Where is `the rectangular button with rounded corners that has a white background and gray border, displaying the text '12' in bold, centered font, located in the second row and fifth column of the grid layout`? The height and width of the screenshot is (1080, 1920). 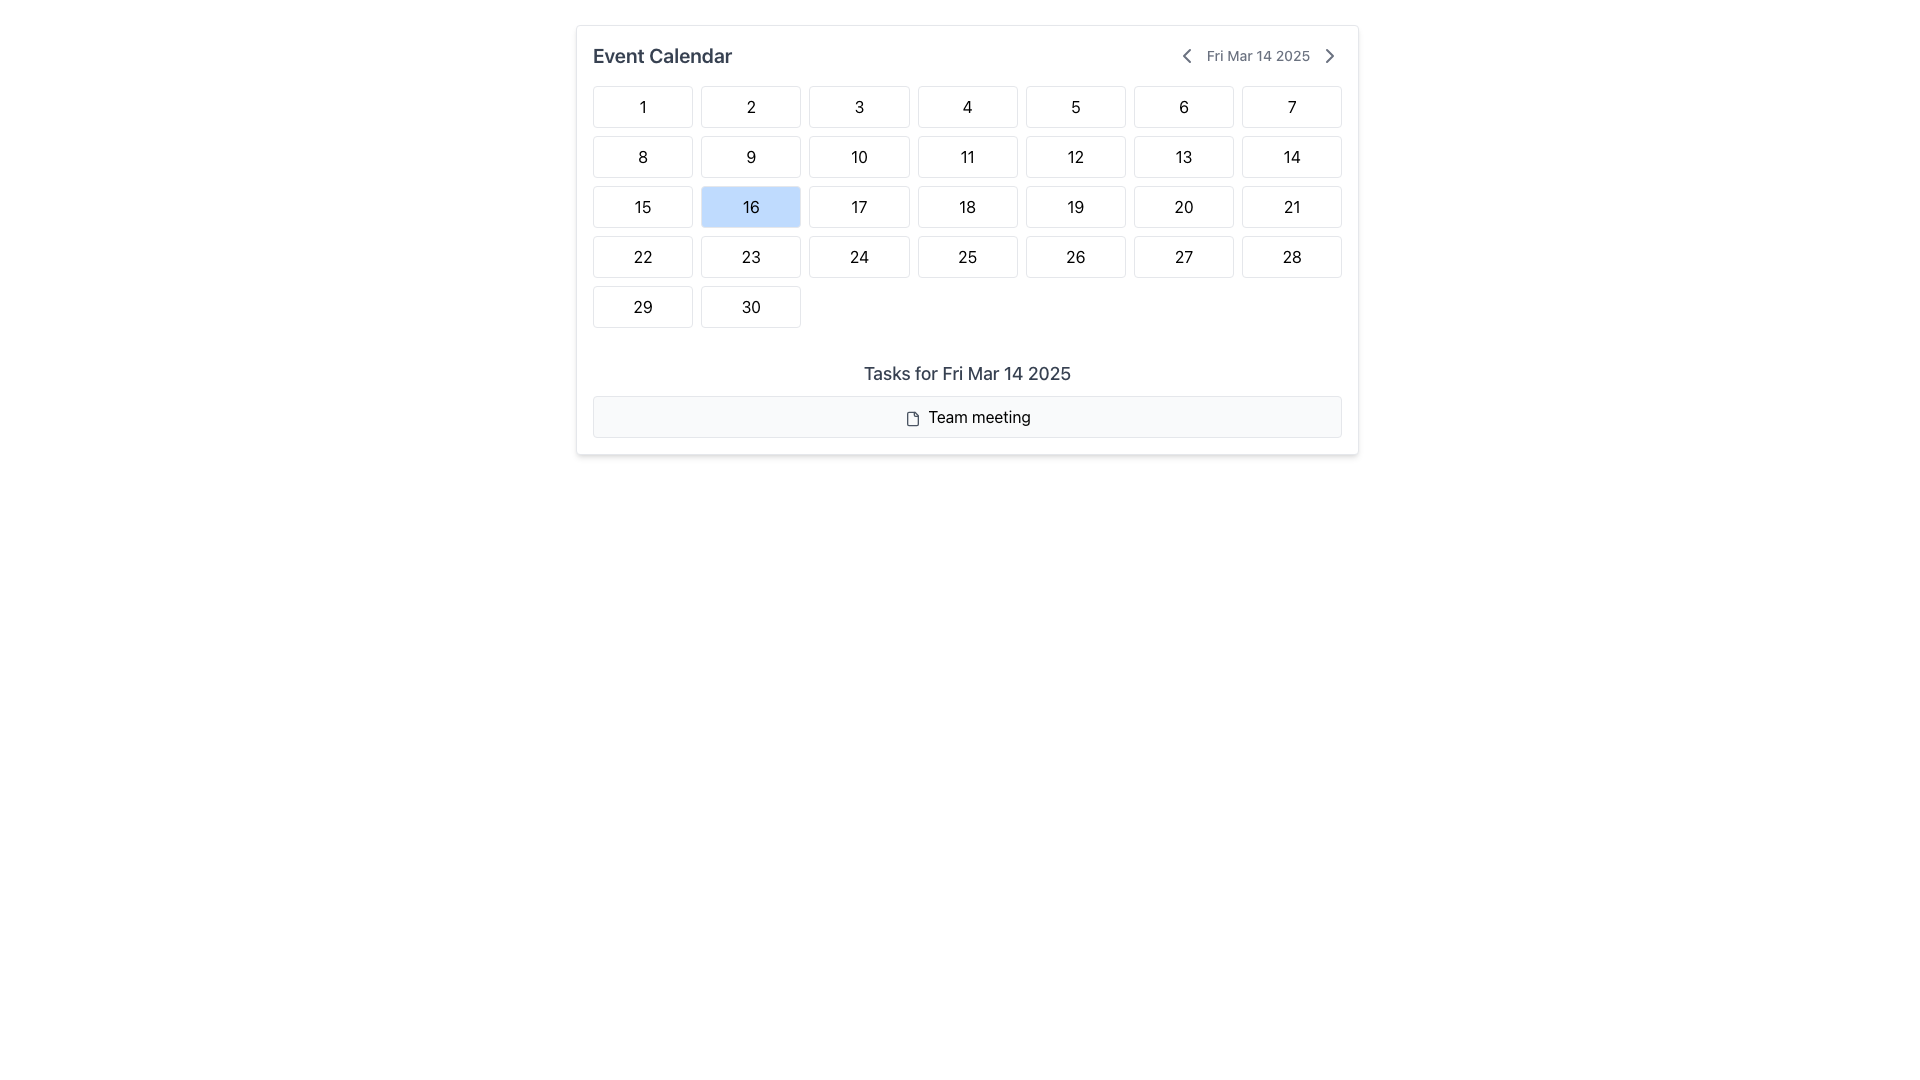
the rectangular button with rounded corners that has a white background and gray border, displaying the text '12' in bold, centered font, located in the second row and fifth column of the grid layout is located at coordinates (1074, 156).